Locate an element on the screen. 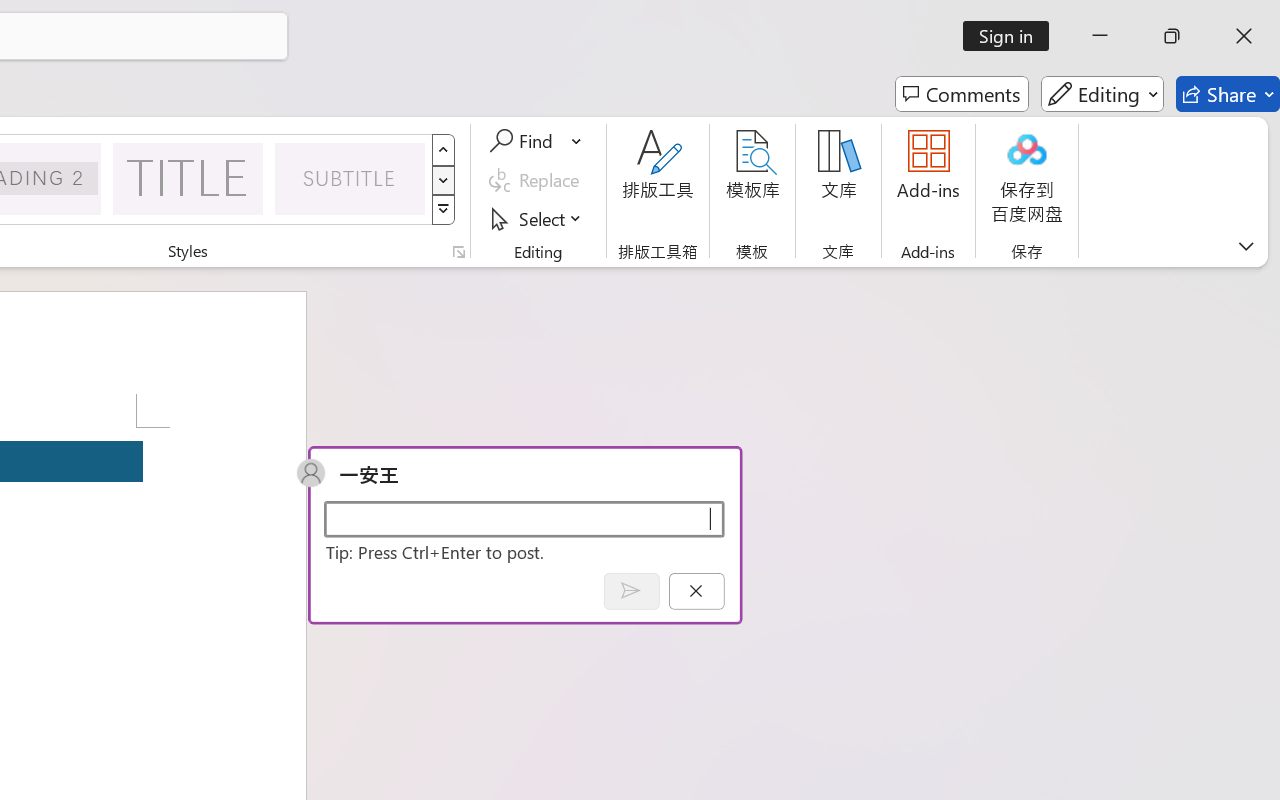 This screenshot has width=1280, height=800. 'Sign in' is located at coordinates (1013, 35).